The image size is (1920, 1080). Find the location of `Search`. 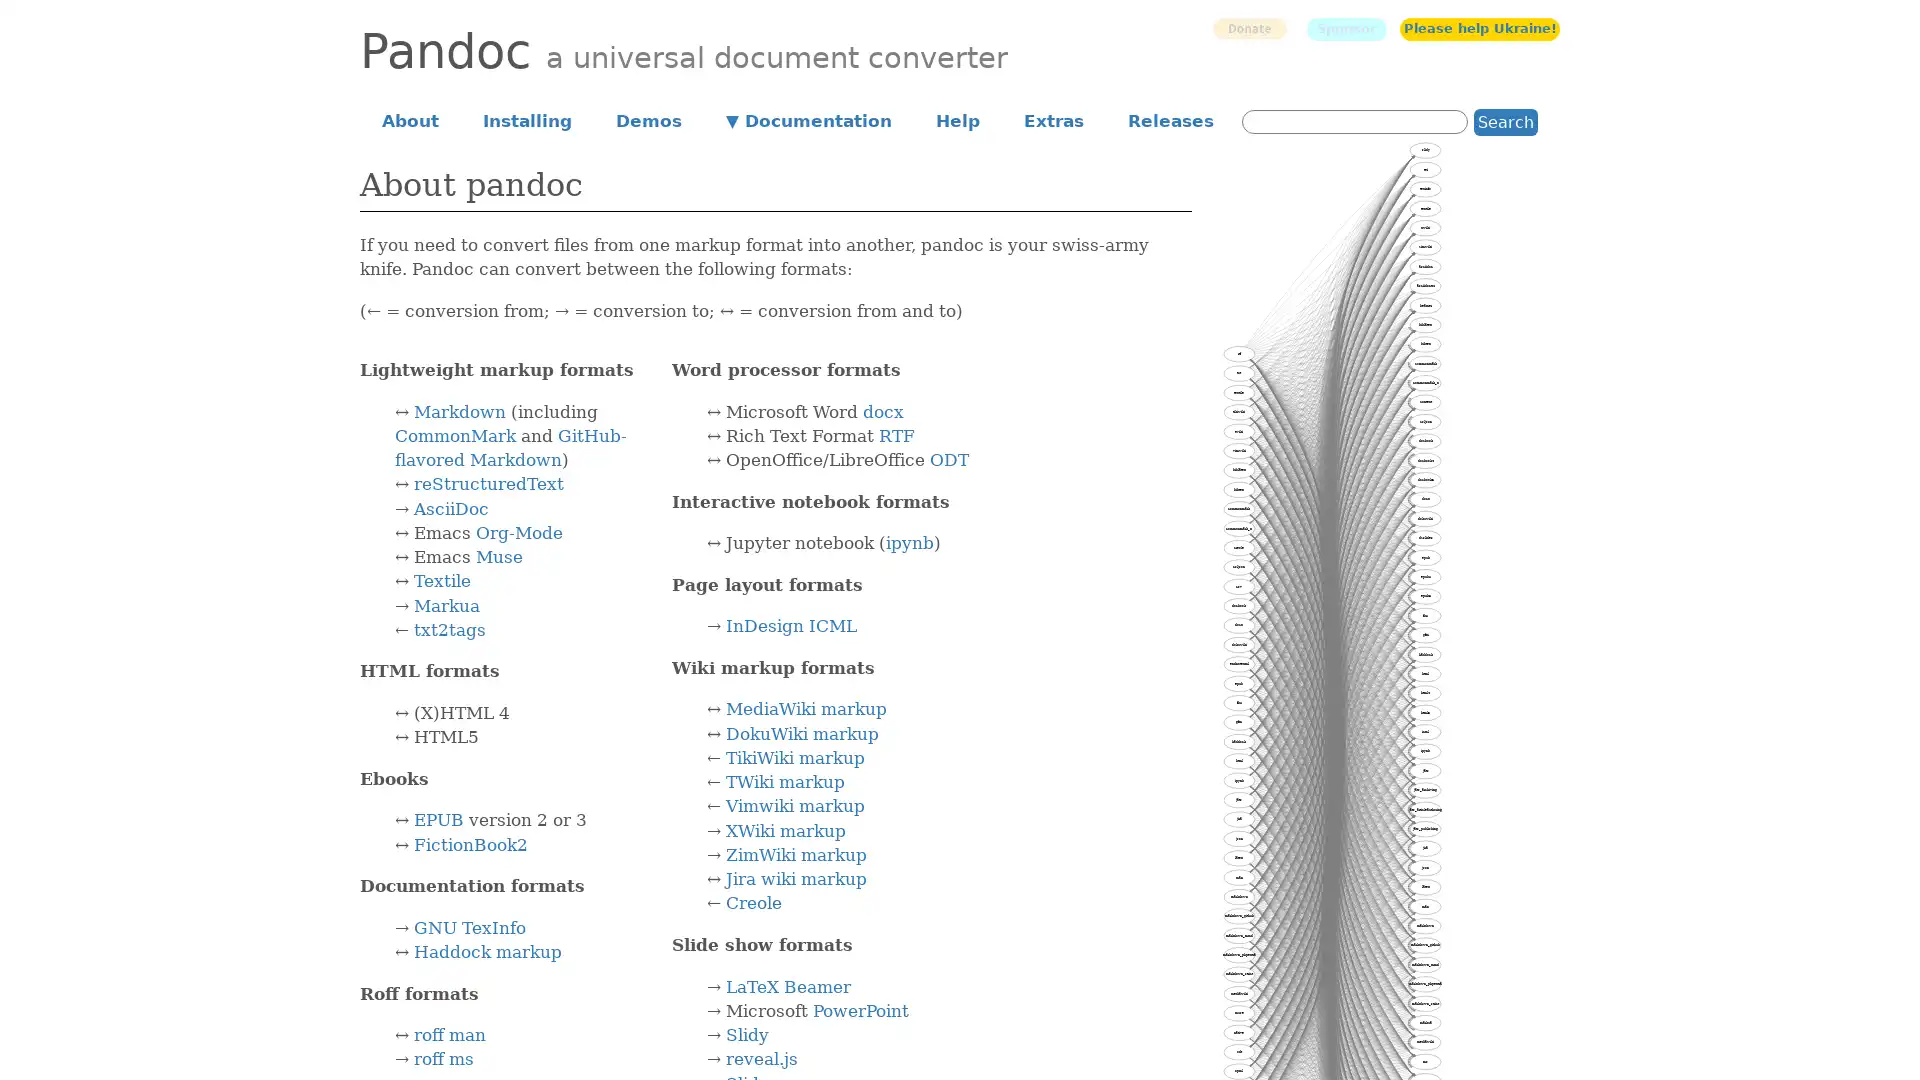

Search is located at coordinates (1506, 121).